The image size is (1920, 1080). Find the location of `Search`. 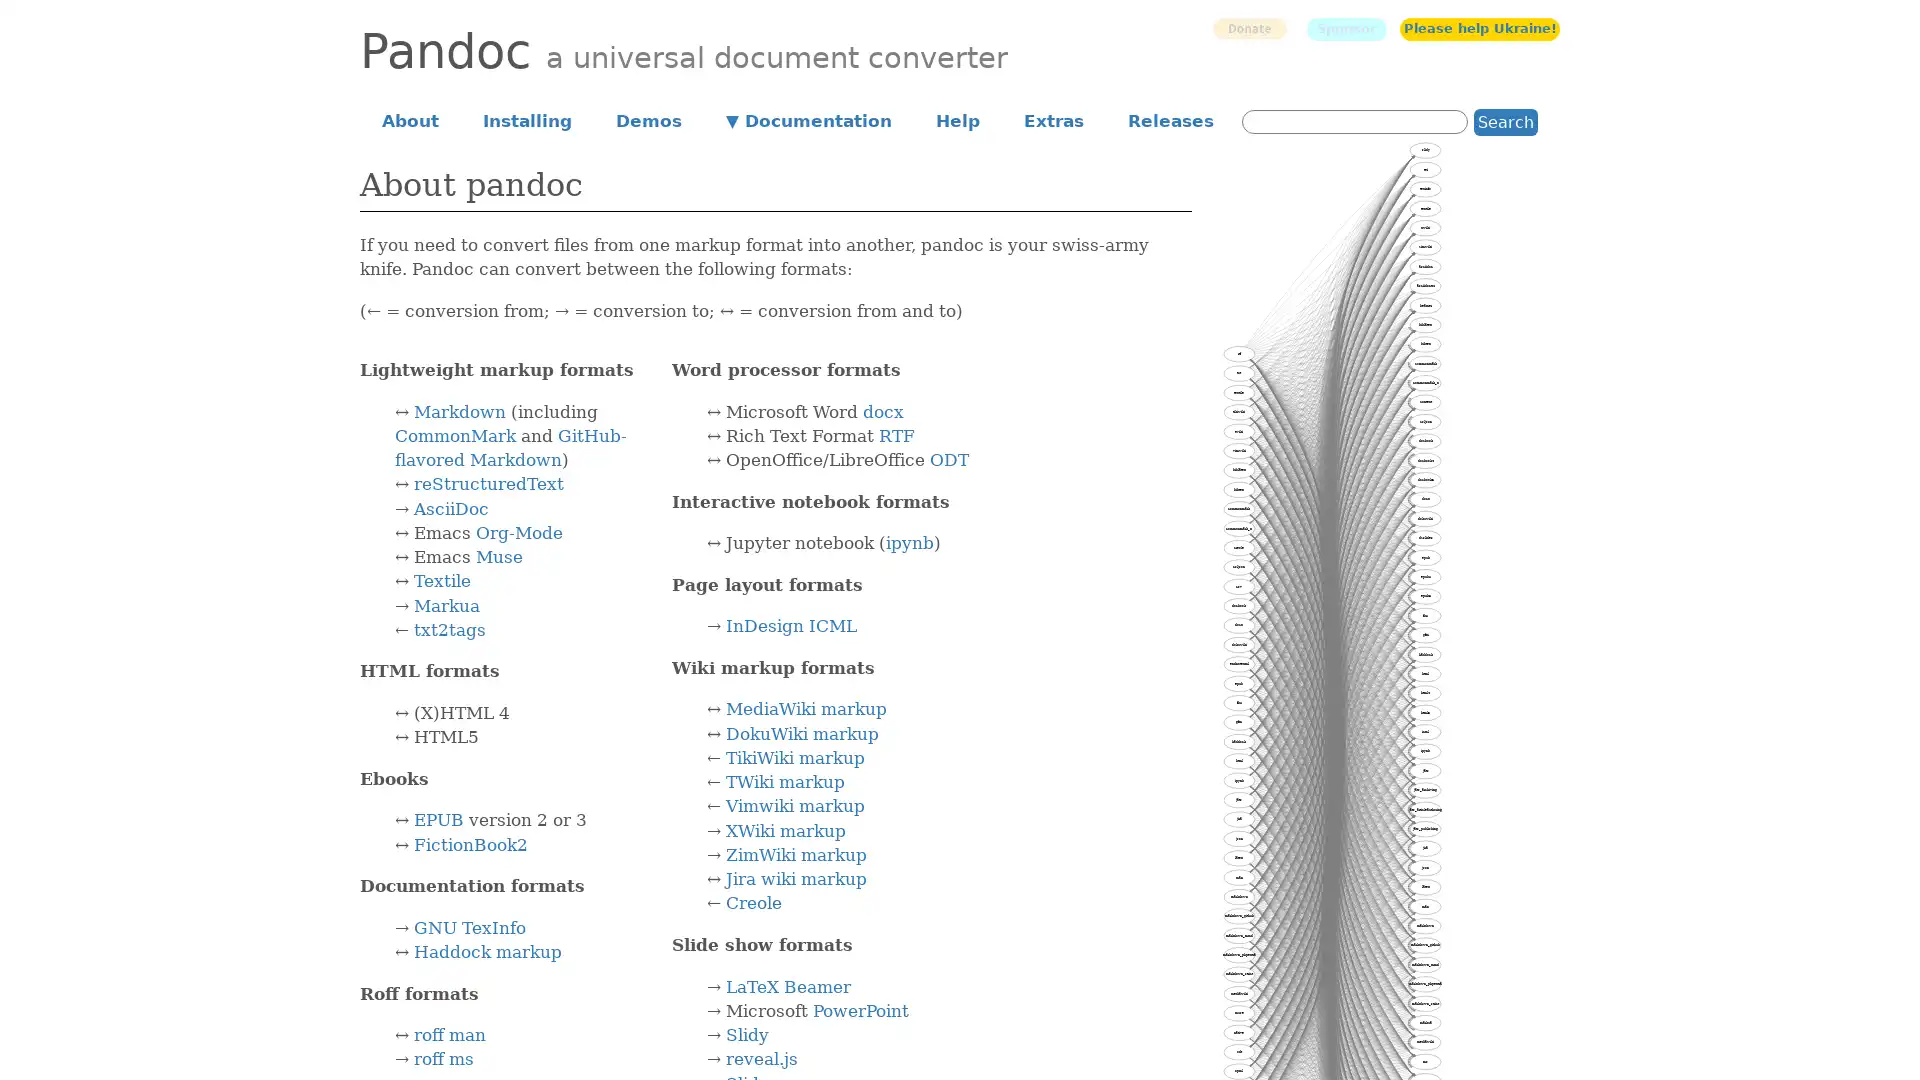

Search is located at coordinates (1506, 121).